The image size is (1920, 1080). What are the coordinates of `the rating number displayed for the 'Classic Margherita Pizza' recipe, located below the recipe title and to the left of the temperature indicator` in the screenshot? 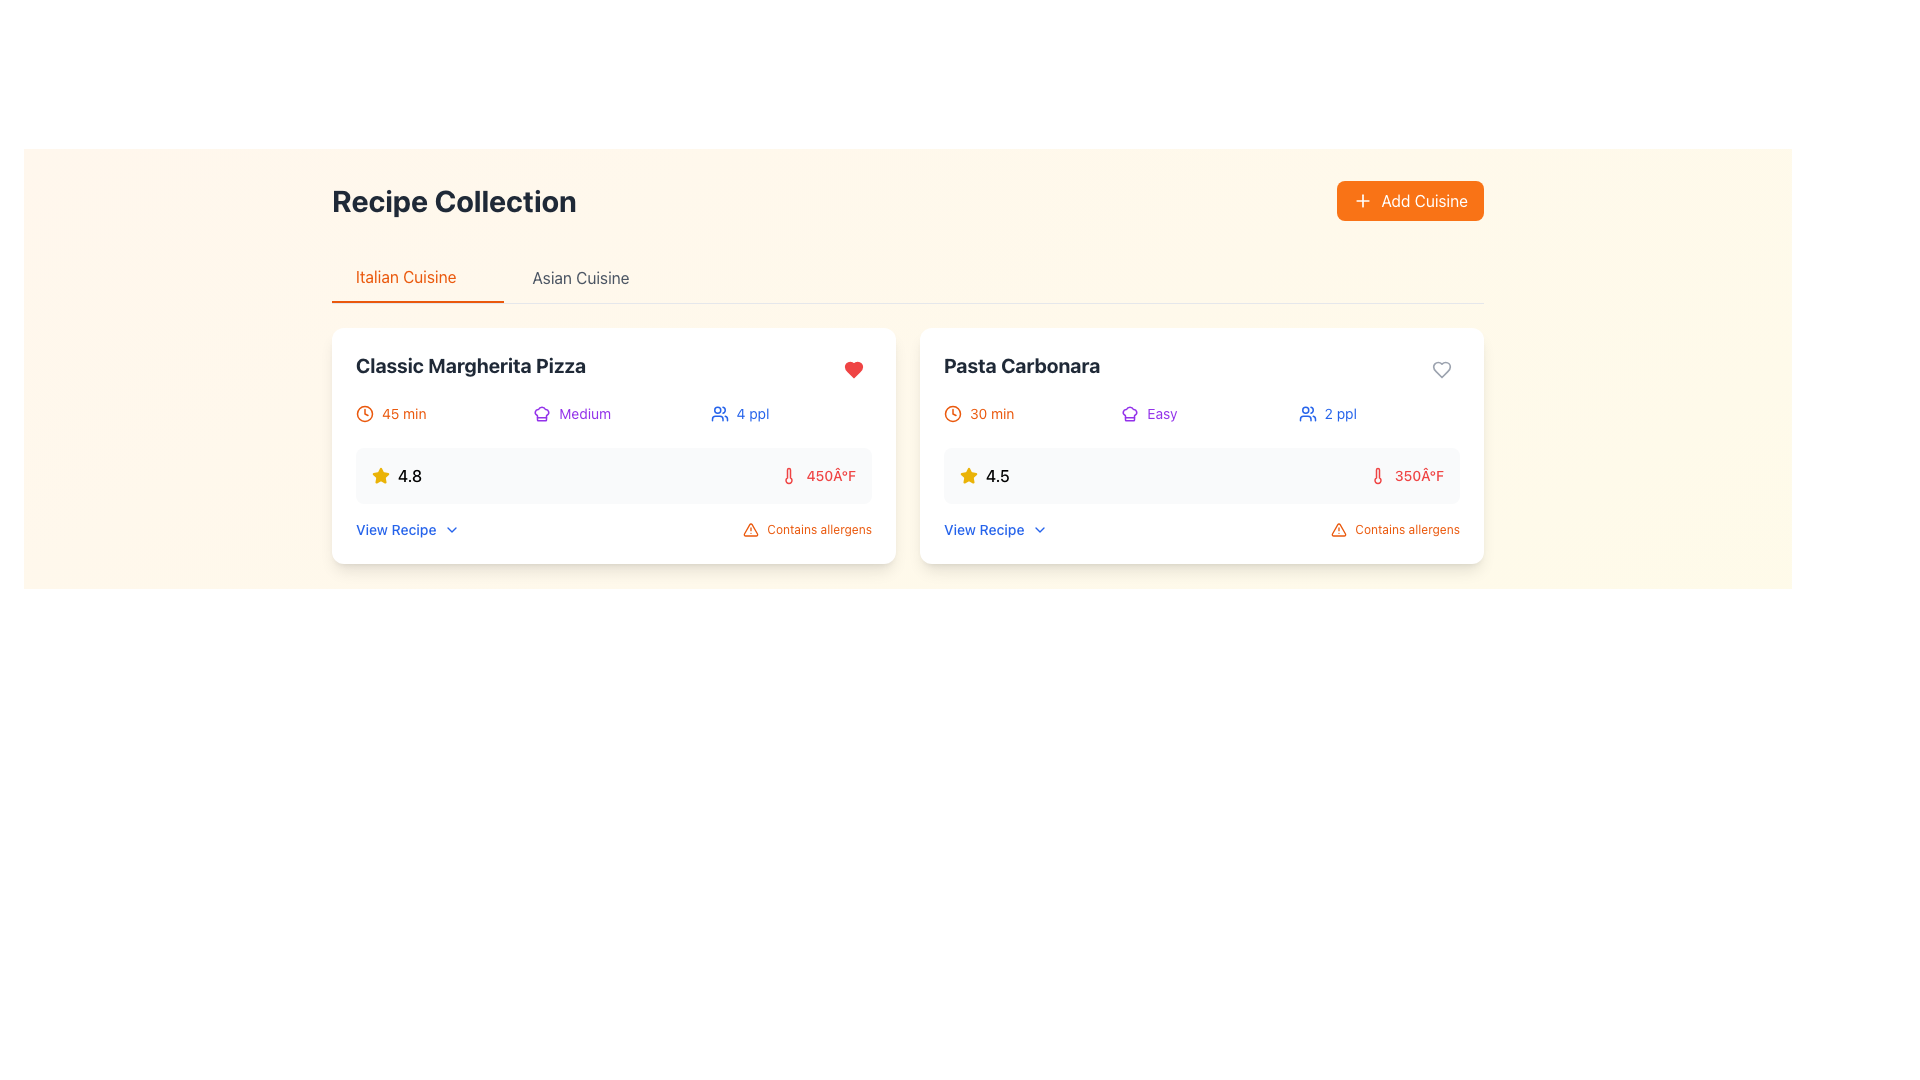 It's located at (397, 475).